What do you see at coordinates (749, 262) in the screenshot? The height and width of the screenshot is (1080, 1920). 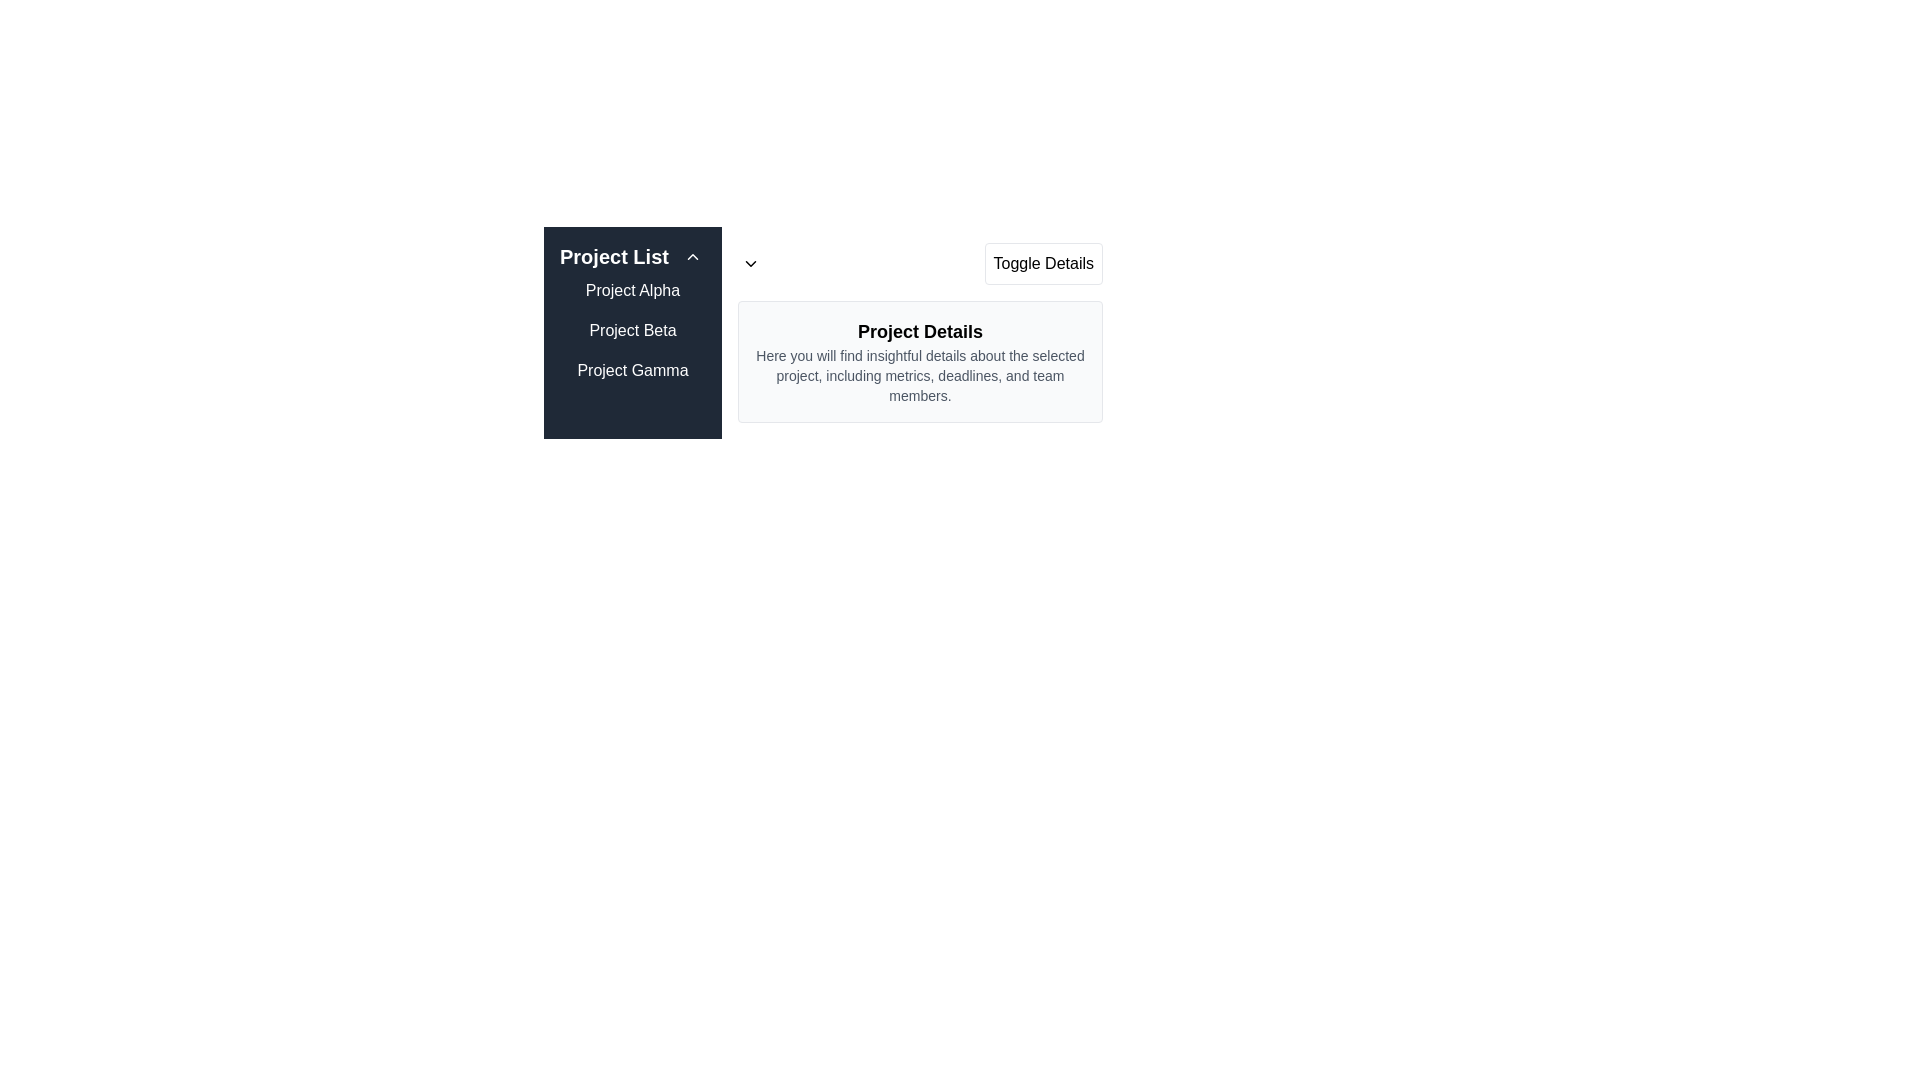 I see `the chevron icon` at bounding box center [749, 262].